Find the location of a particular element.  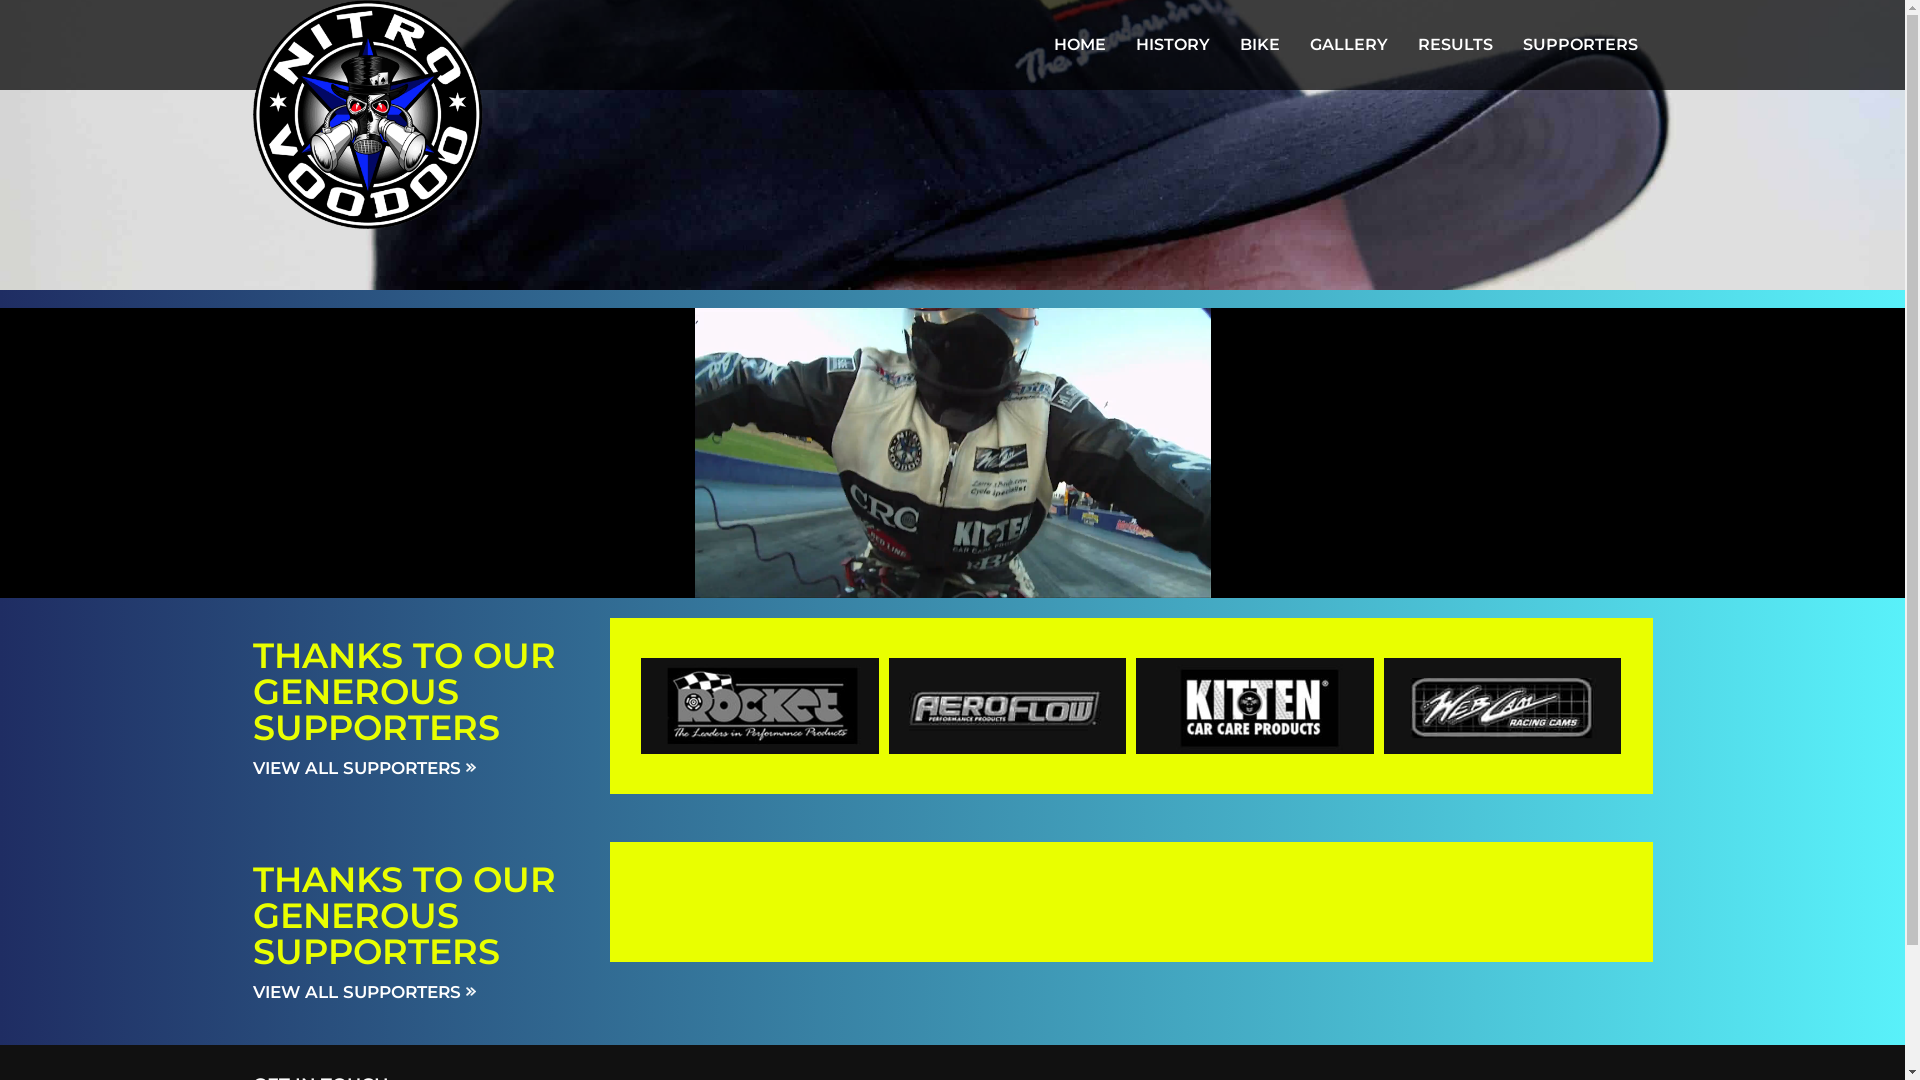

'RESULTS' is located at coordinates (1454, 45).